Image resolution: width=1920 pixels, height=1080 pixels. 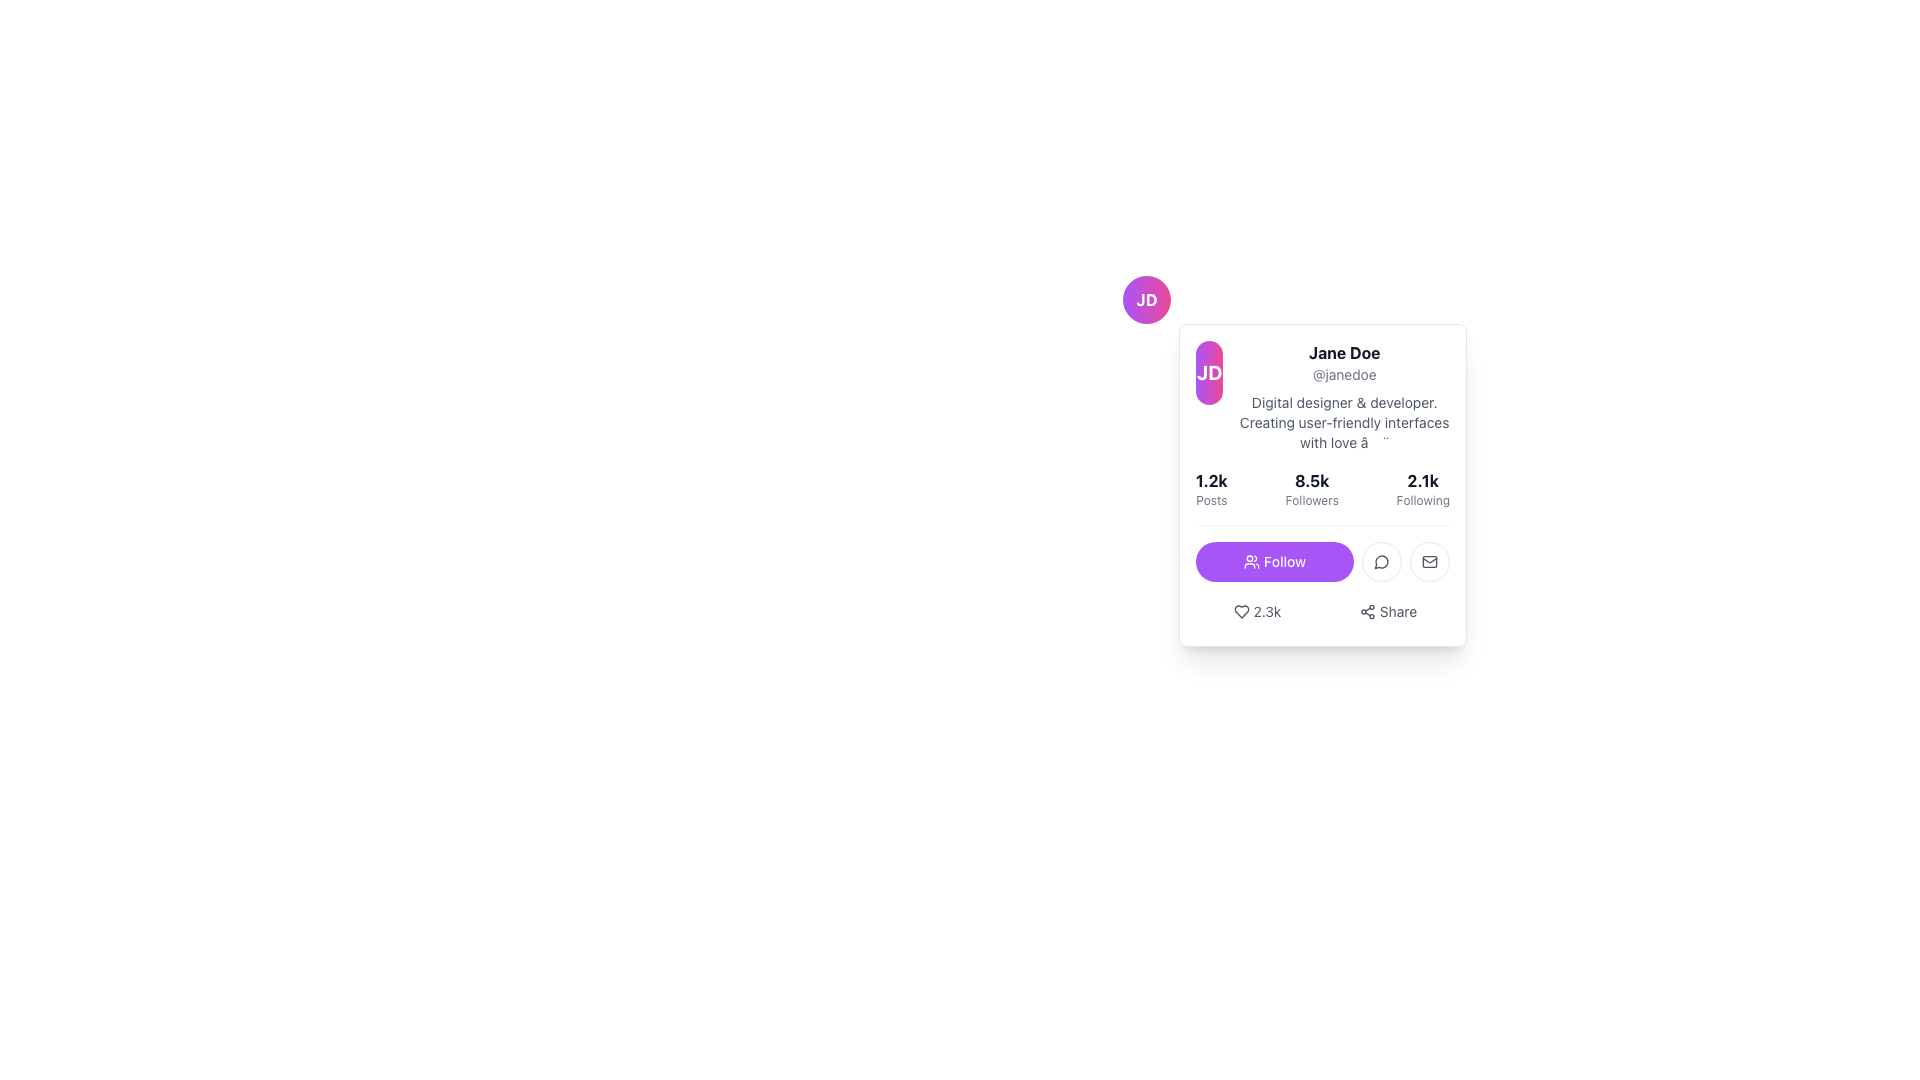 What do you see at coordinates (1312, 500) in the screenshot?
I see `the 'Followers' text label, which is a small gray text label displayed below the '8.5k' text, centered horizontally in the middle group of three similar groups` at bounding box center [1312, 500].